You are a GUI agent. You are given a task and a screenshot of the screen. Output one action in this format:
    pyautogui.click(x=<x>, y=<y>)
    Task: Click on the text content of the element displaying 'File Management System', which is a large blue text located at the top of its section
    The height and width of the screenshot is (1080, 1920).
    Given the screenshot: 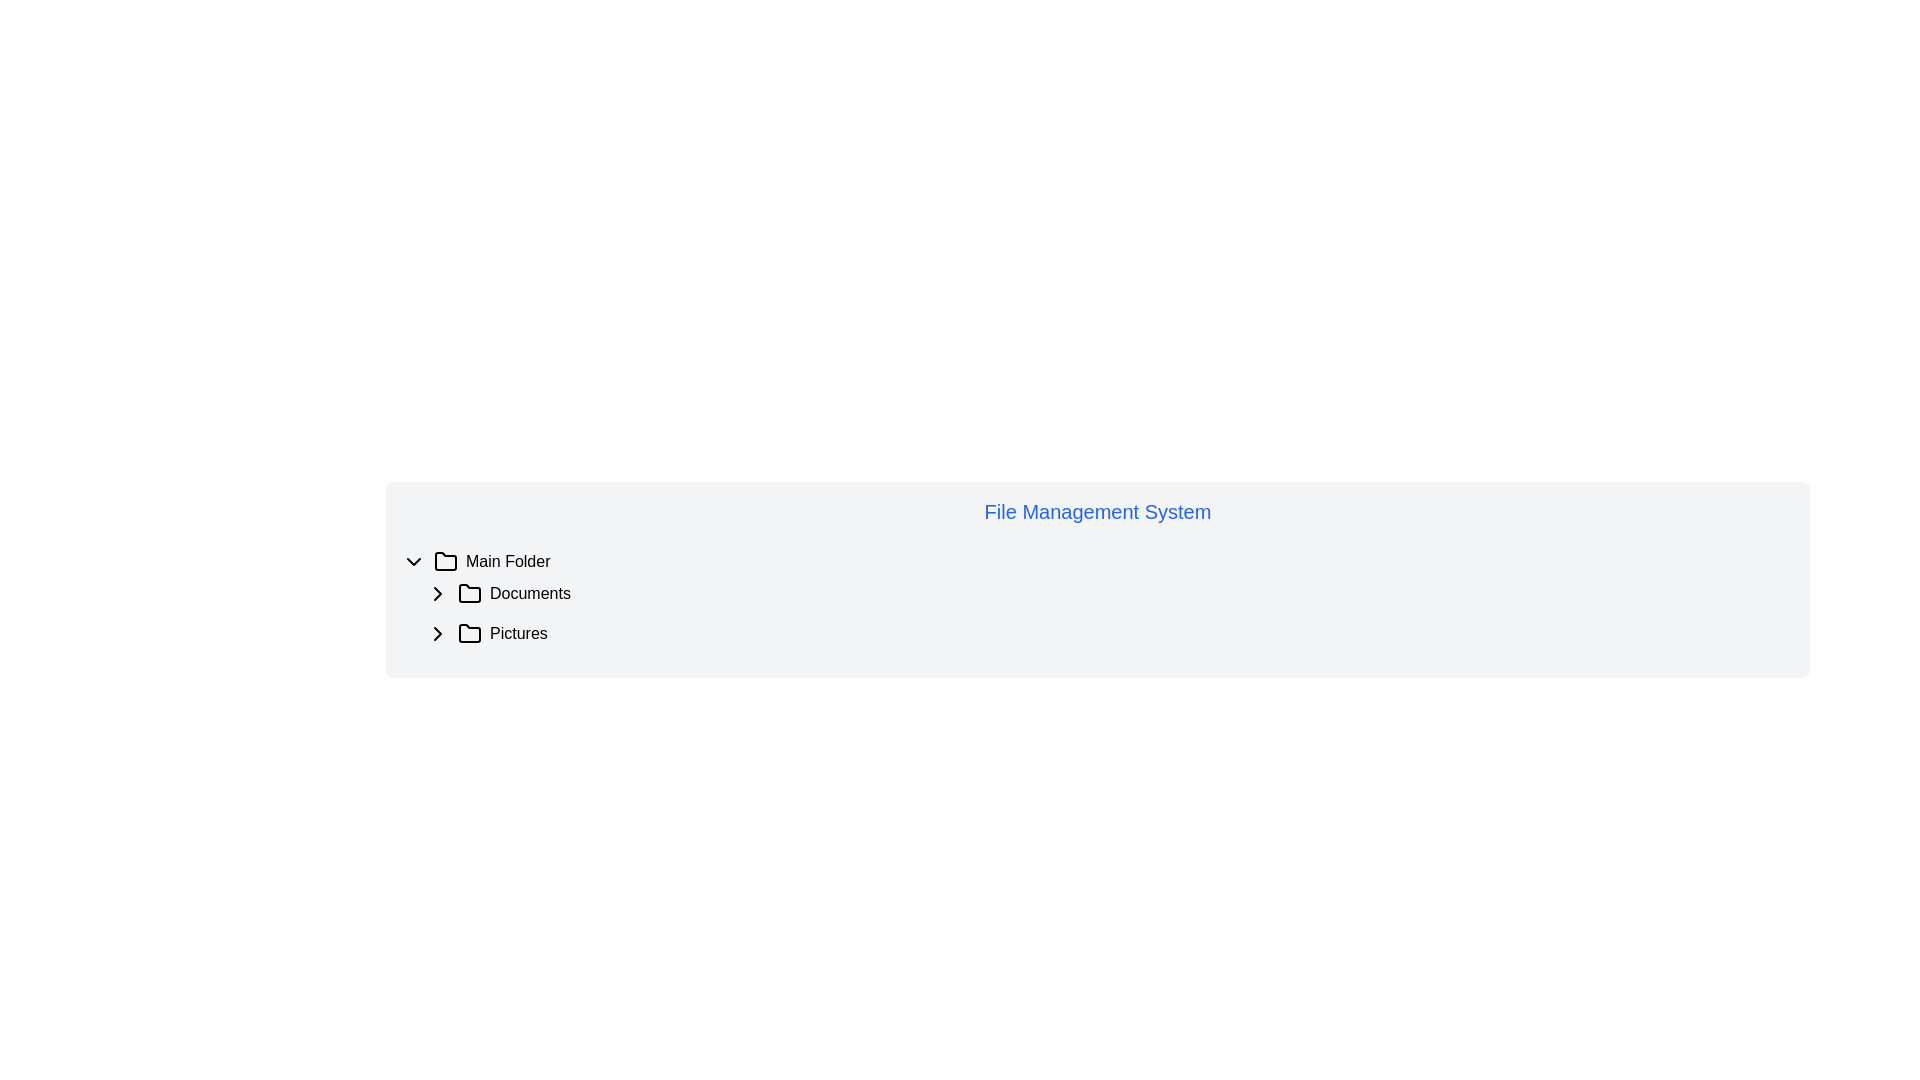 What is the action you would take?
    pyautogui.click(x=1097, y=511)
    